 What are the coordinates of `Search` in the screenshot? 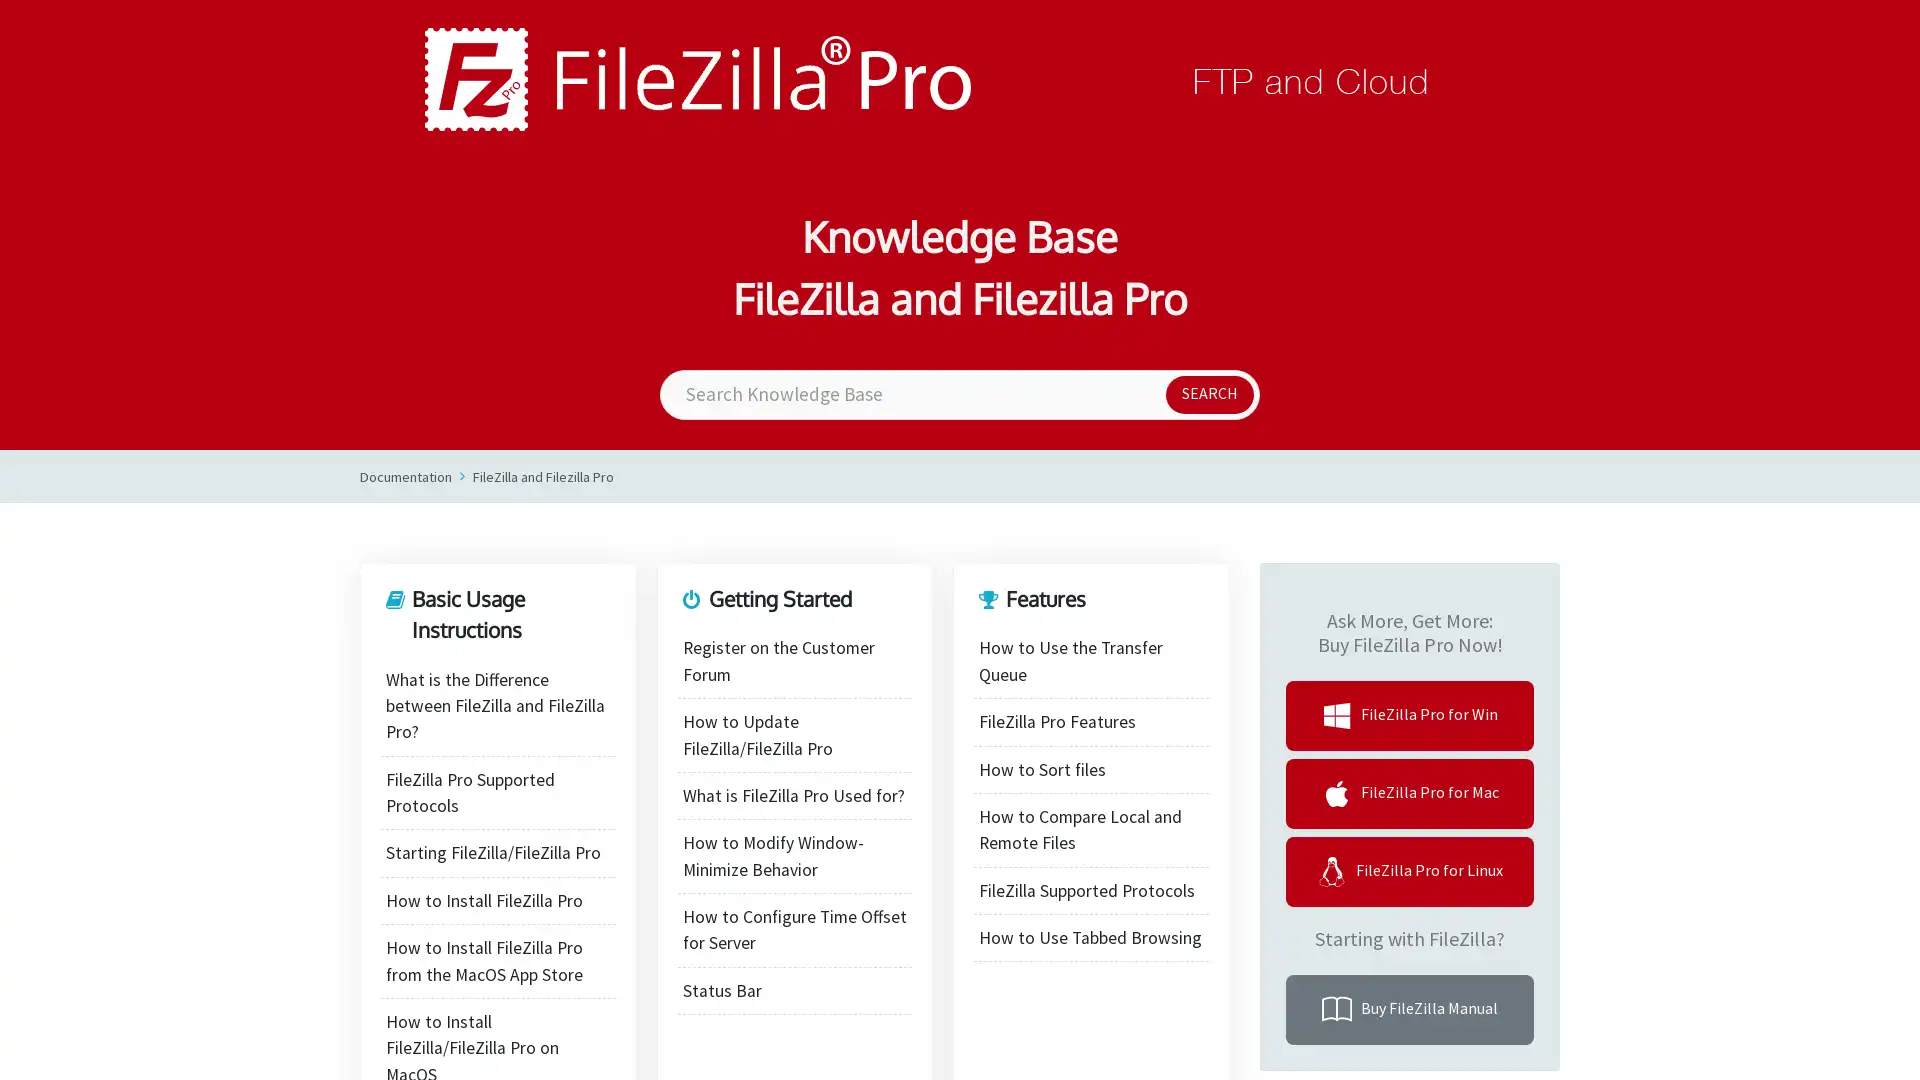 It's located at (1208, 394).